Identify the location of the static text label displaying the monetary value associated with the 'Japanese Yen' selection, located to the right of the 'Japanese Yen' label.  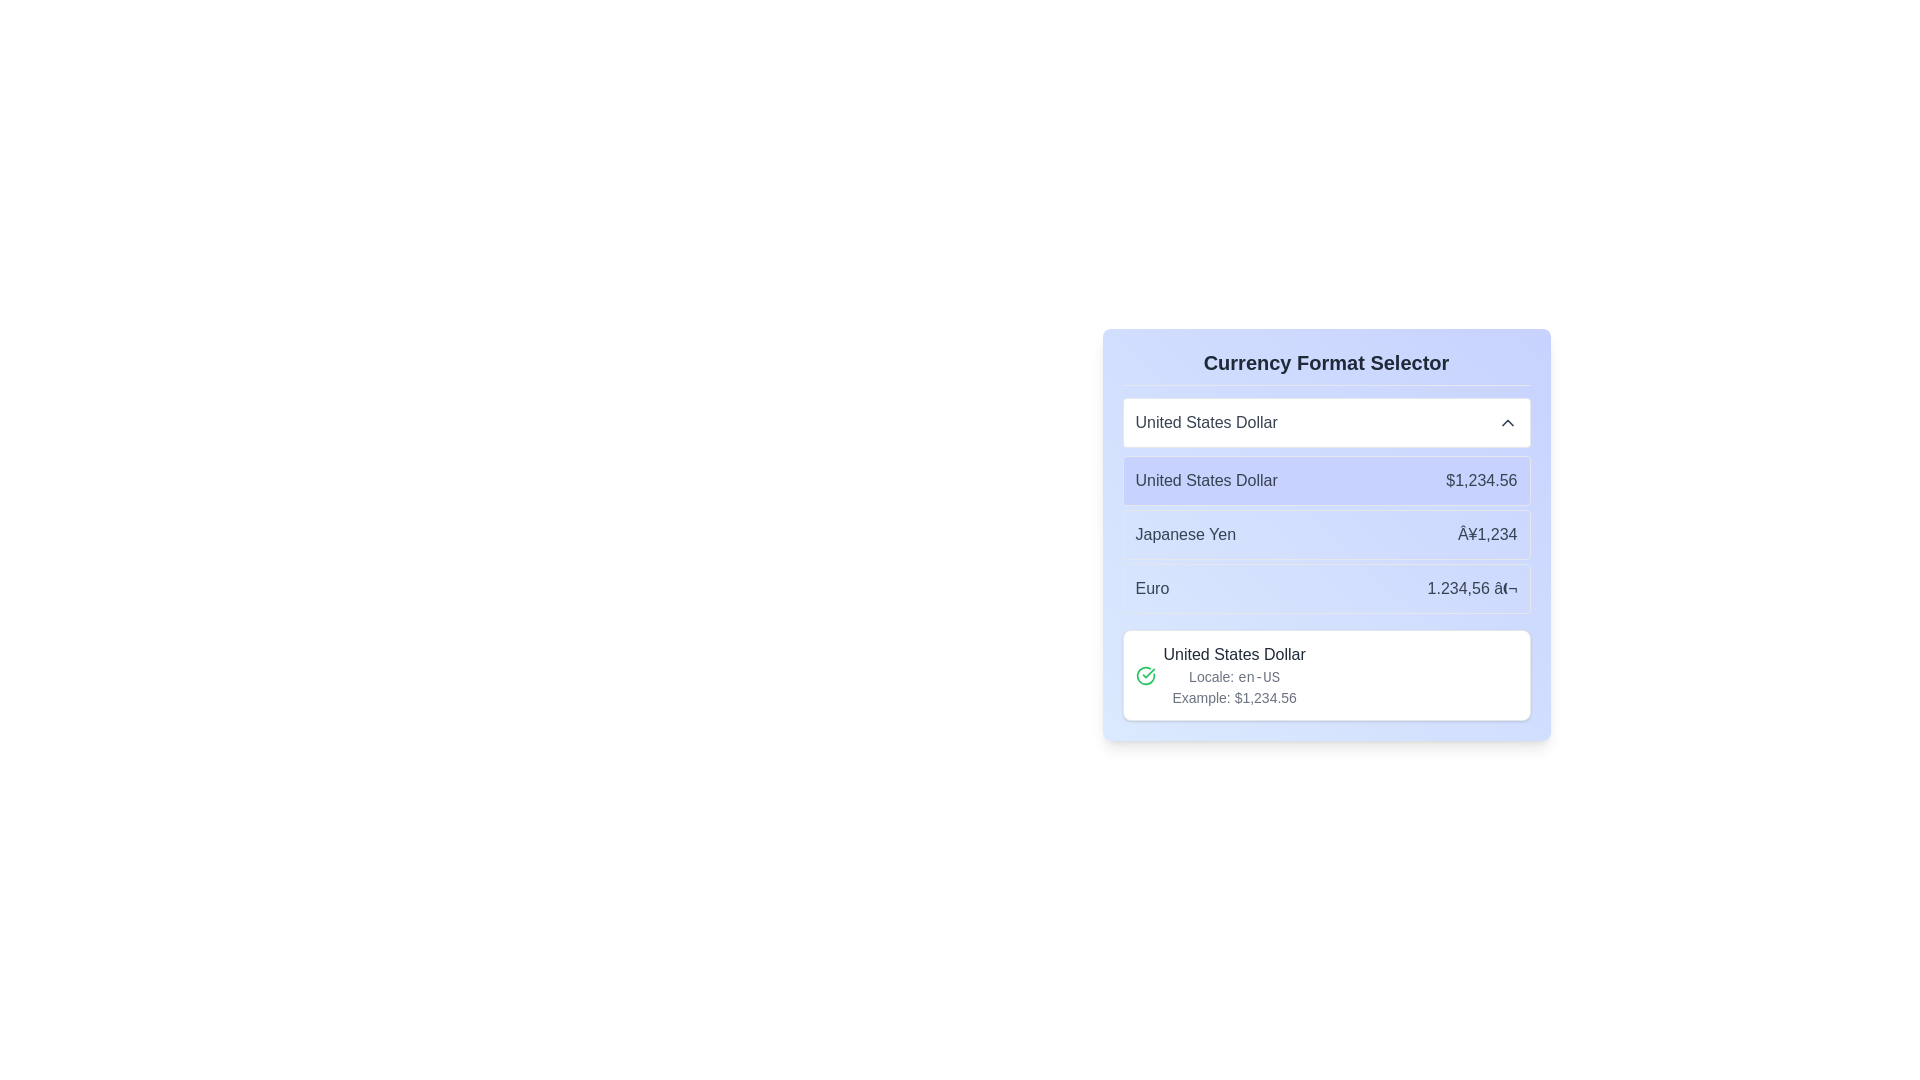
(1487, 534).